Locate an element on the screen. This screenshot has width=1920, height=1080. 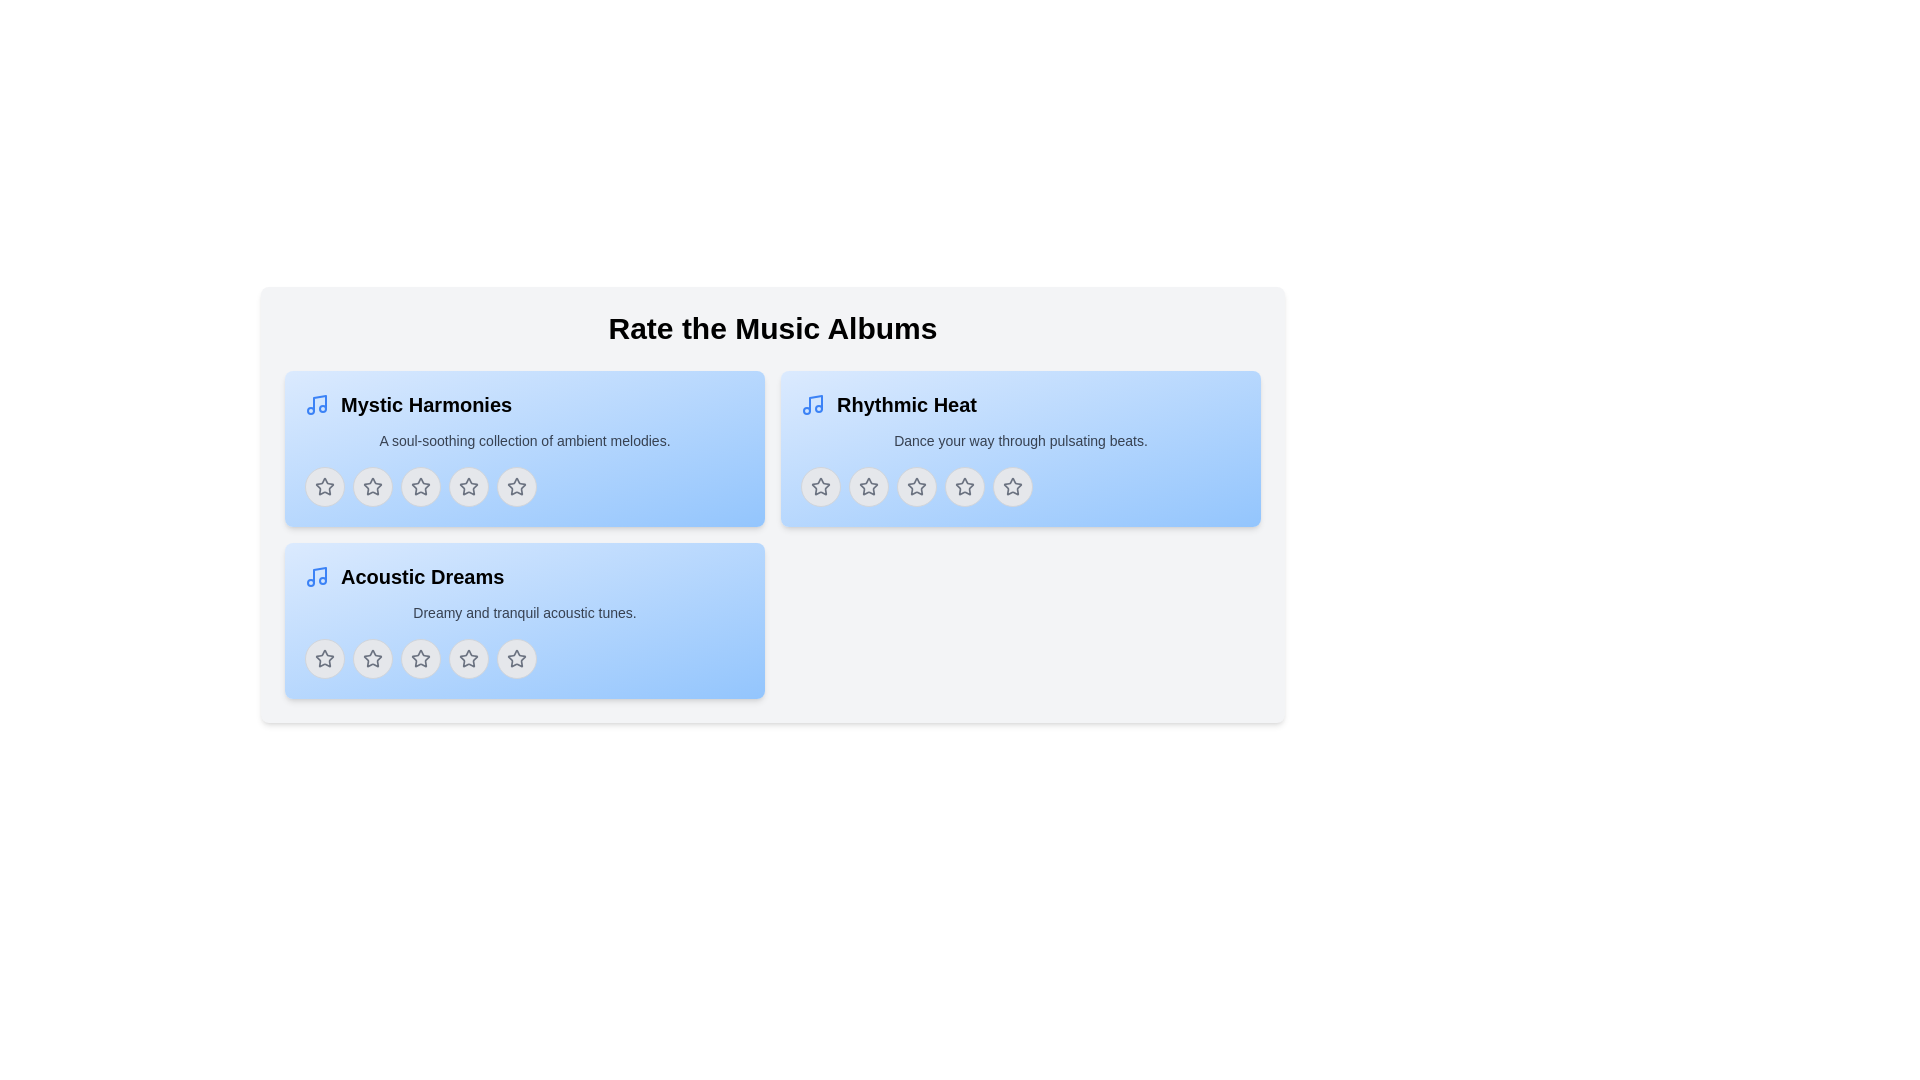
the text label displaying 'Dreamy and tranquil acoustic tunes' located in the lower section of the 'Acoustic Dreams' card is located at coordinates (524, 612).